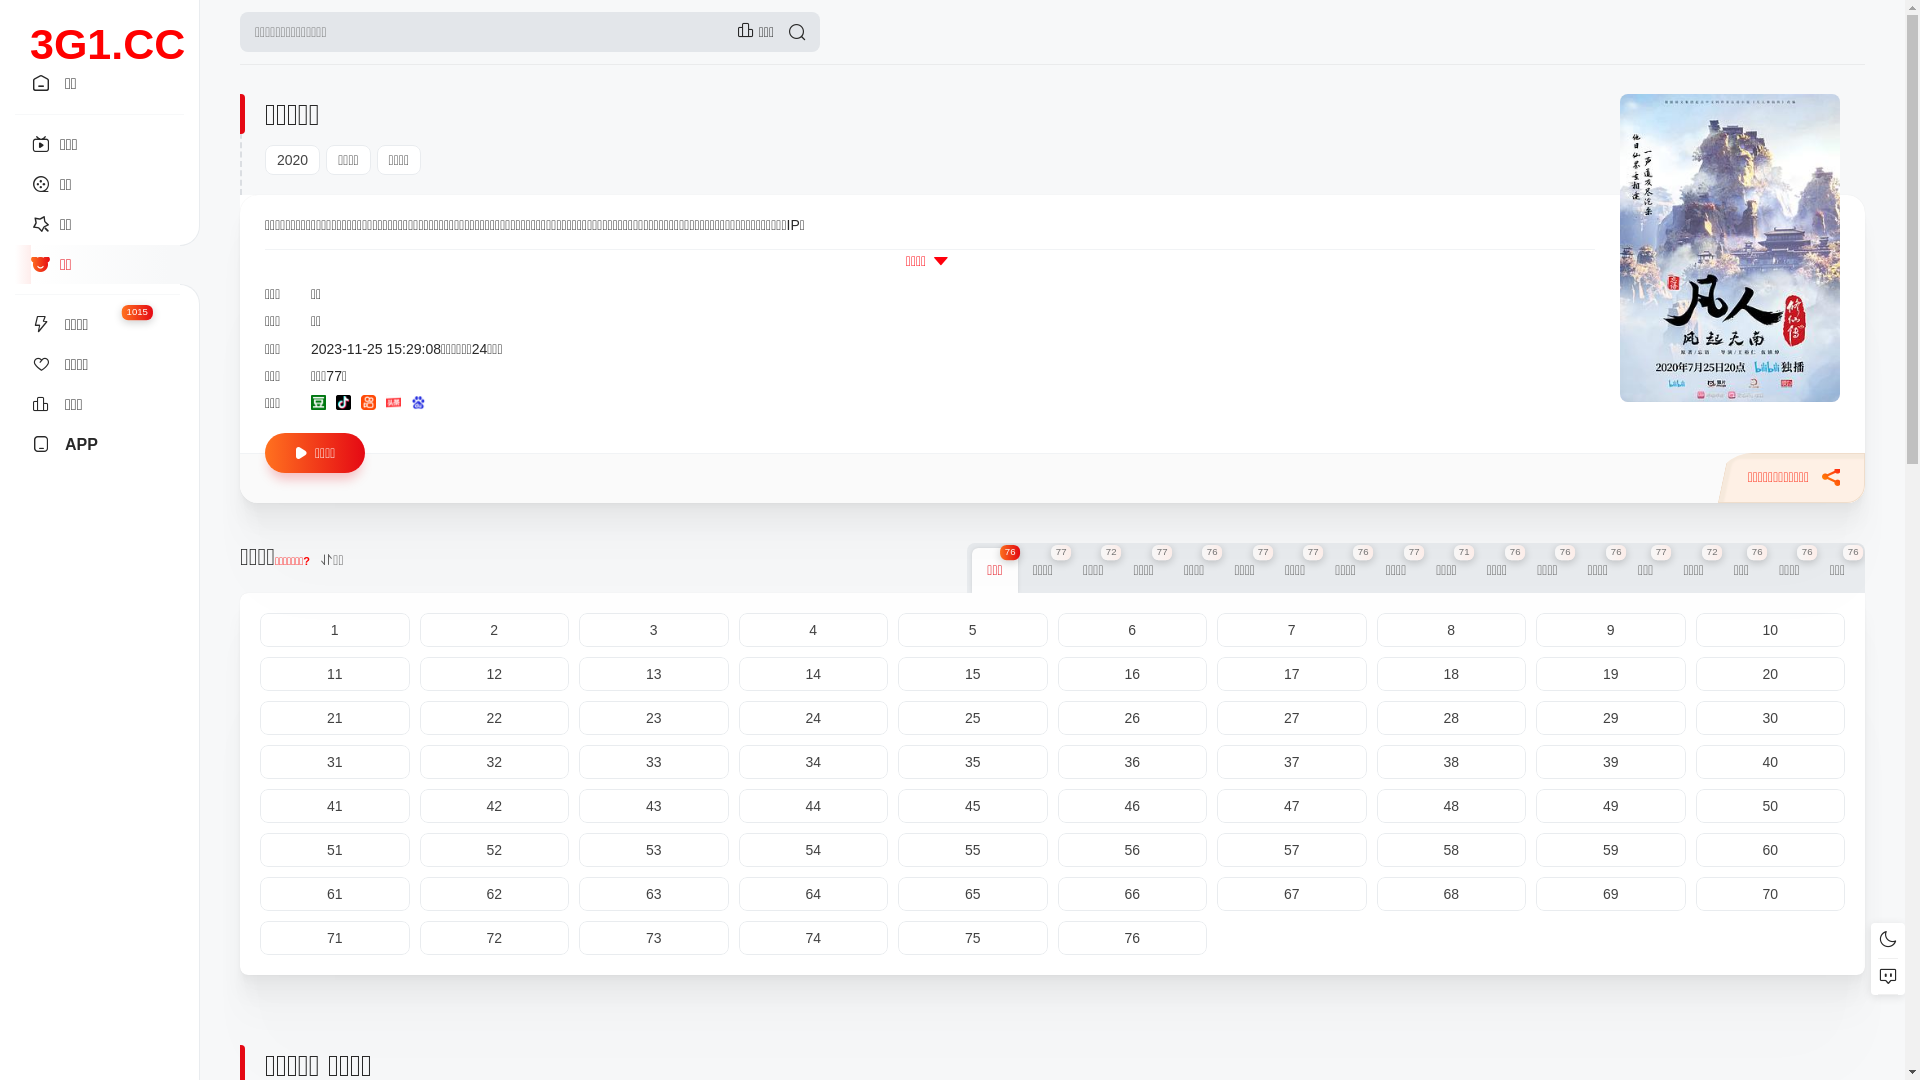  I want to click on '34', so click(737, 762).